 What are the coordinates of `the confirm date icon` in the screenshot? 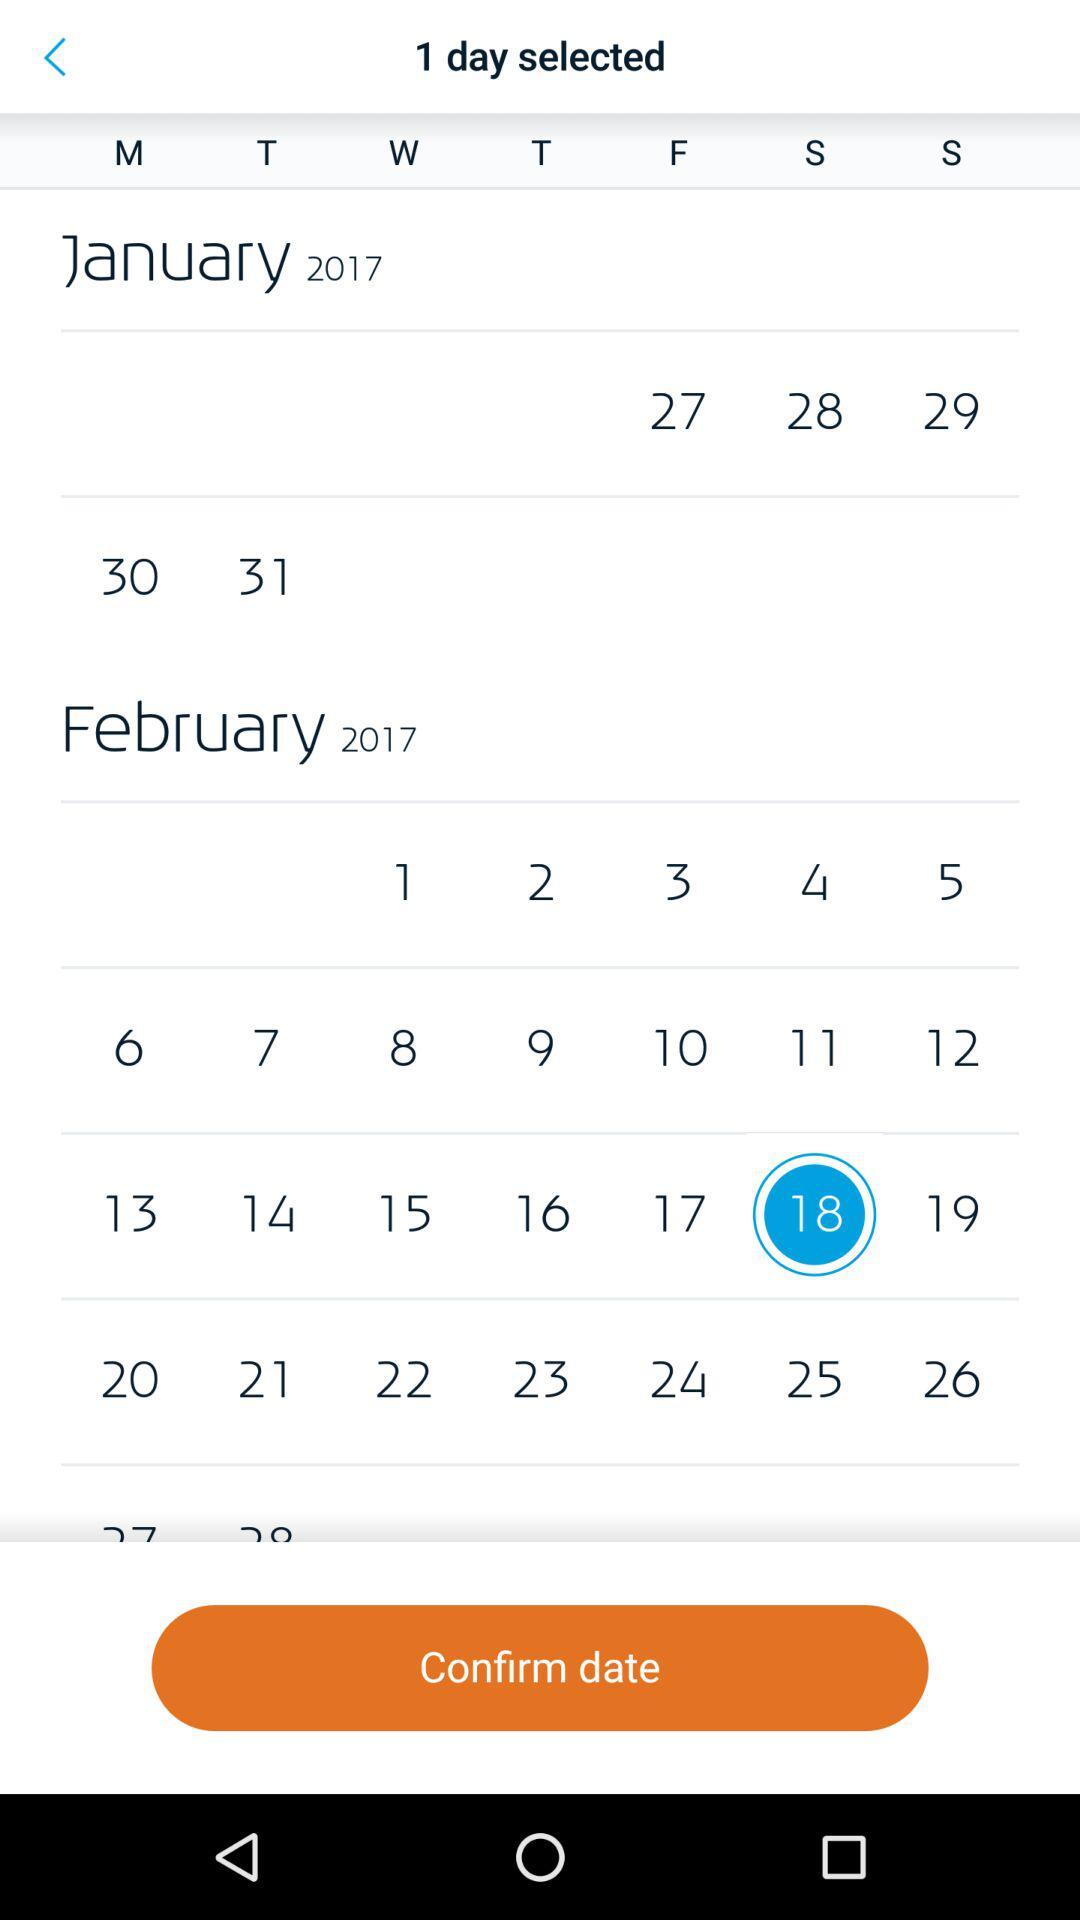 It's located at (540, 1668).